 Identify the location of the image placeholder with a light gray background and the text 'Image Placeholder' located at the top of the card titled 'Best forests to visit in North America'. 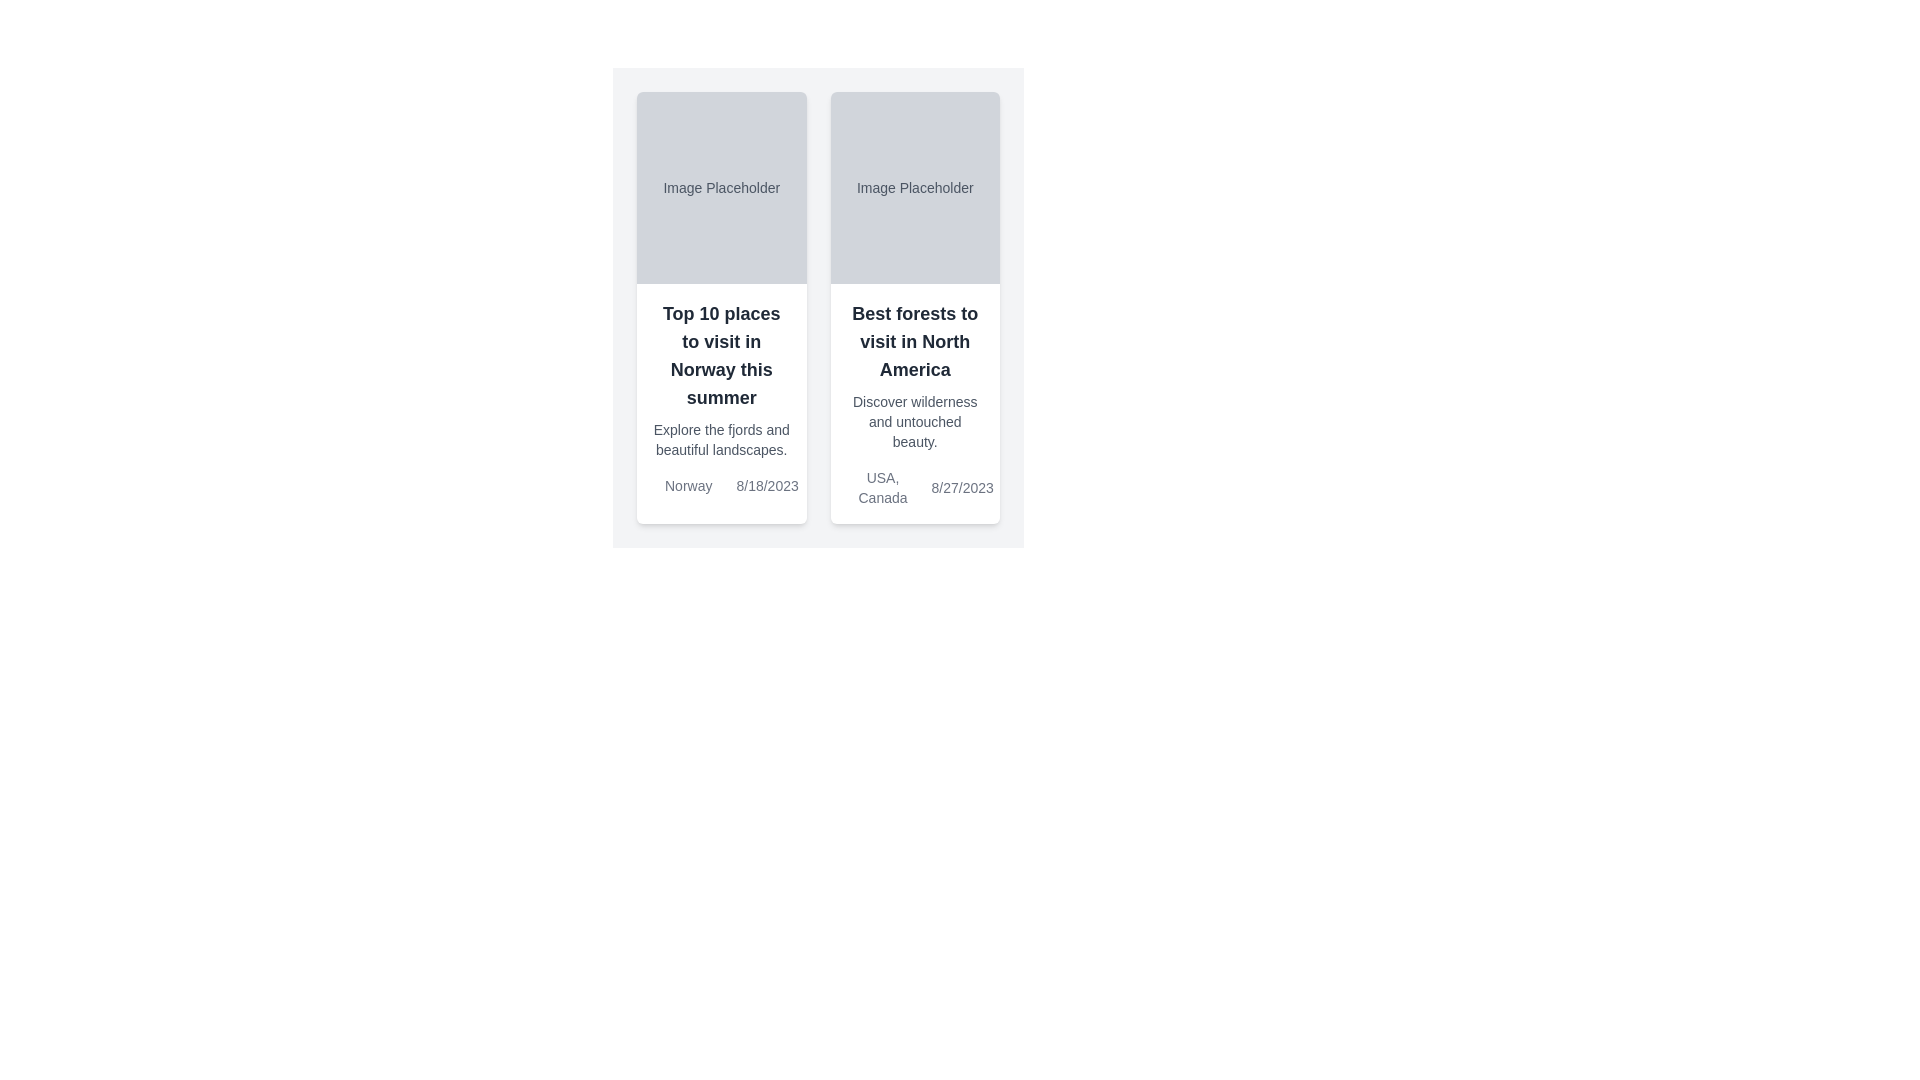
(914, 188).